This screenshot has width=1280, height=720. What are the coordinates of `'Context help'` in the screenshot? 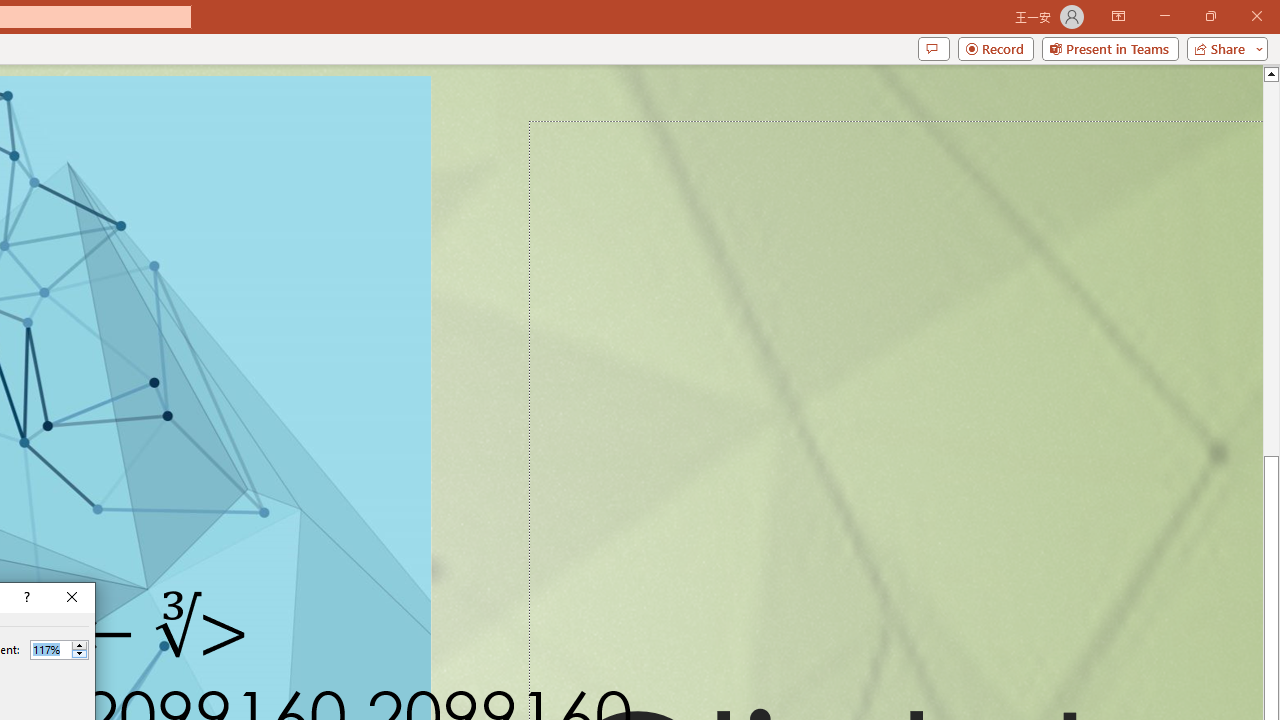 It's located at (25, 596).